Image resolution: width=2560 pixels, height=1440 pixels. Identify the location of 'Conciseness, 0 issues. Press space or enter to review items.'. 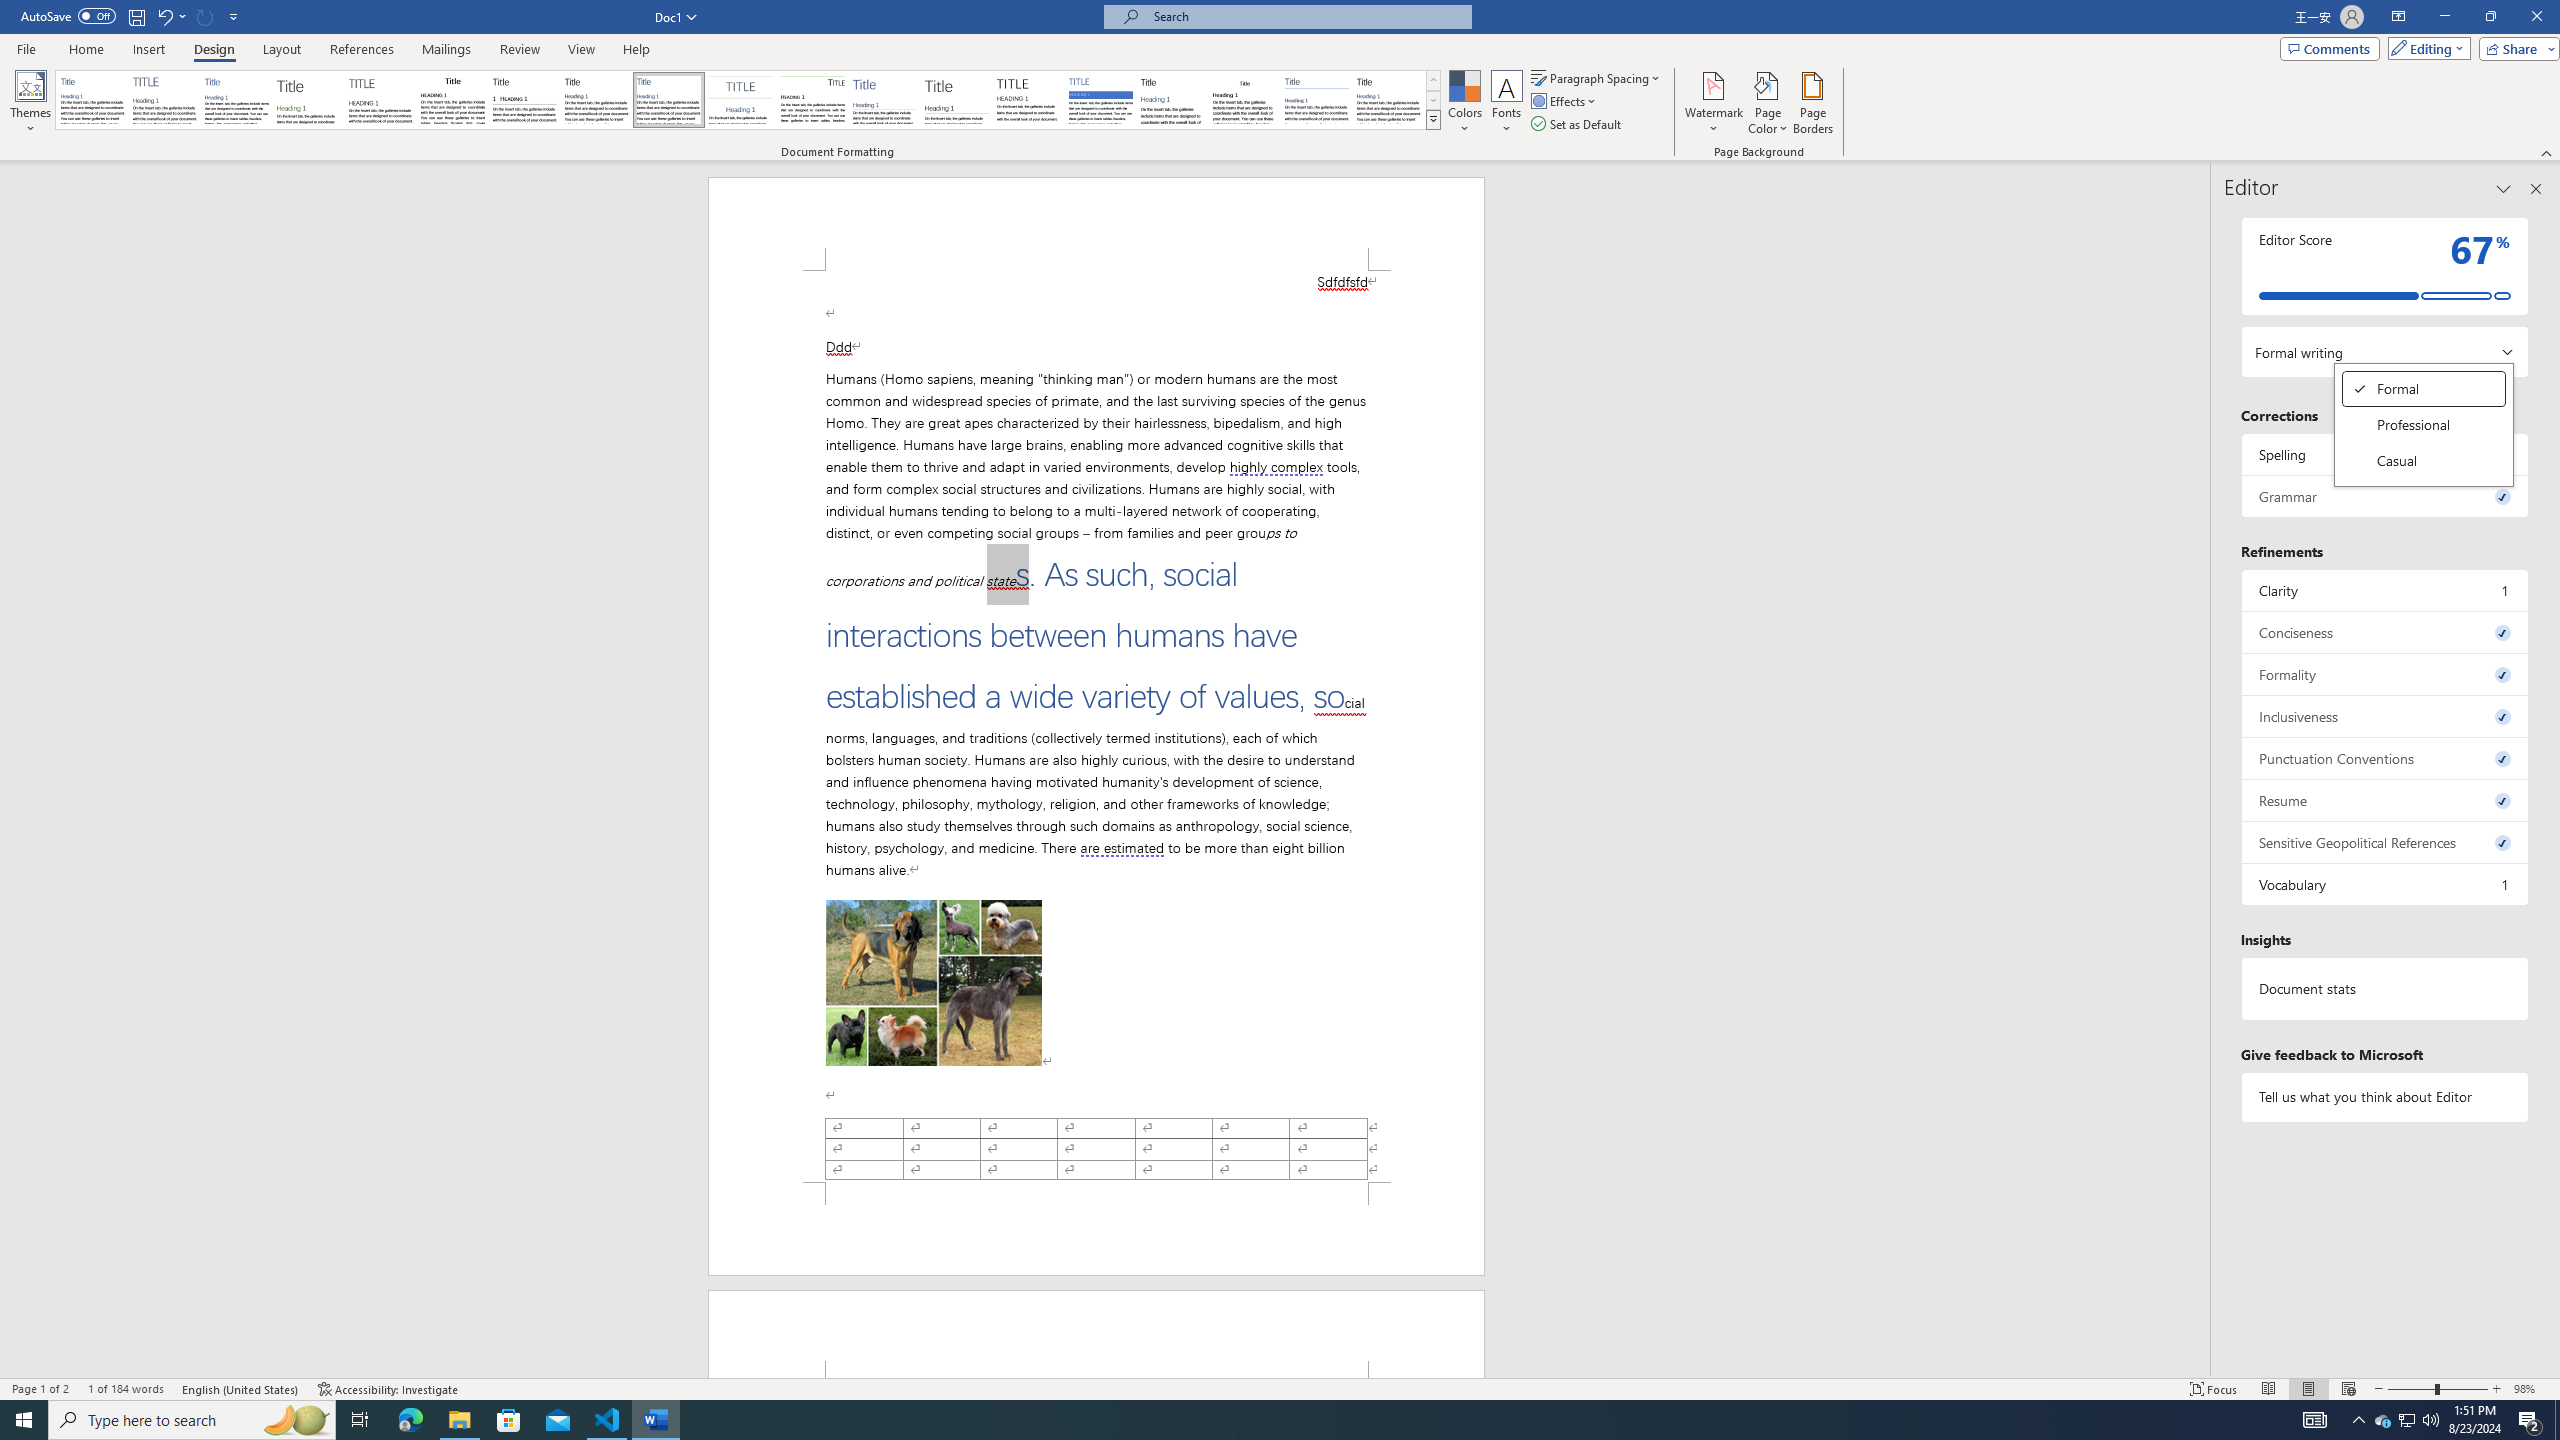
(2384, 631).